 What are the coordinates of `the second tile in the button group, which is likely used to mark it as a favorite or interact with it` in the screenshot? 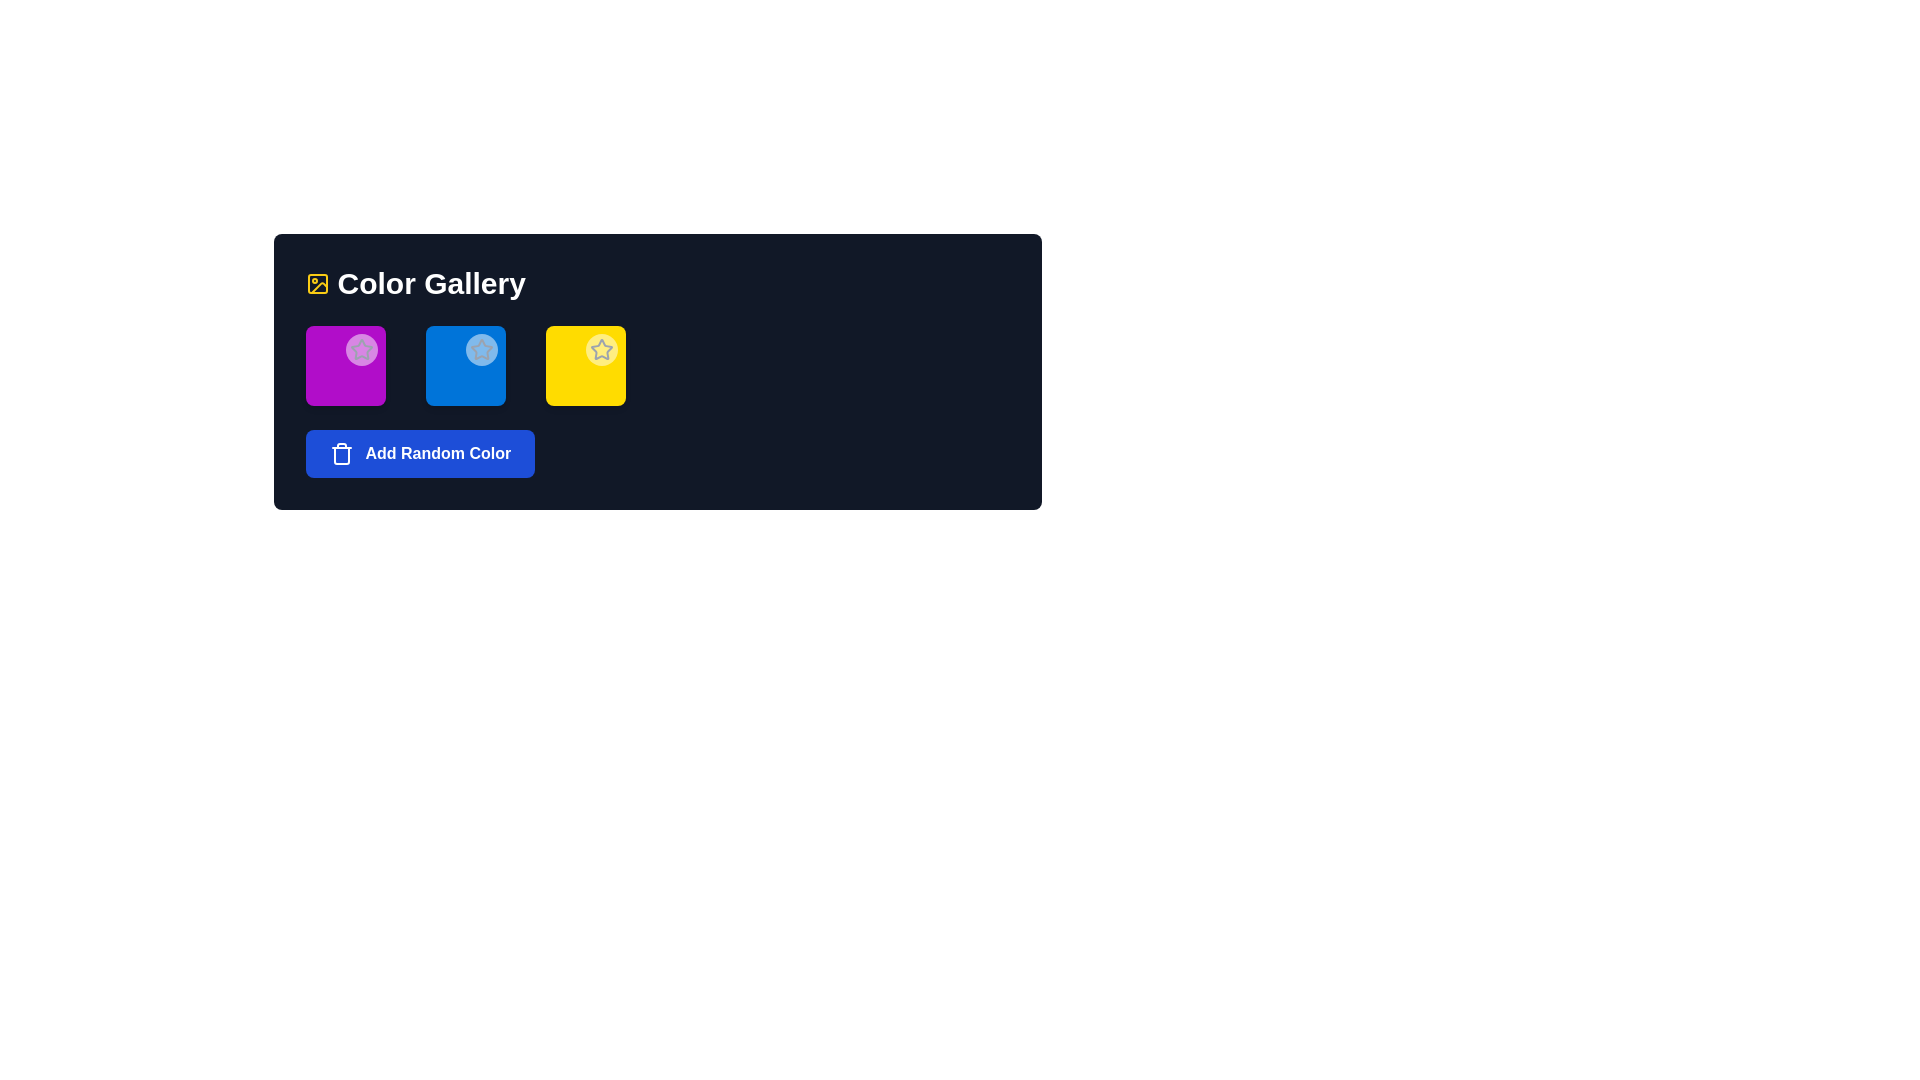 It's located at (464, 366).